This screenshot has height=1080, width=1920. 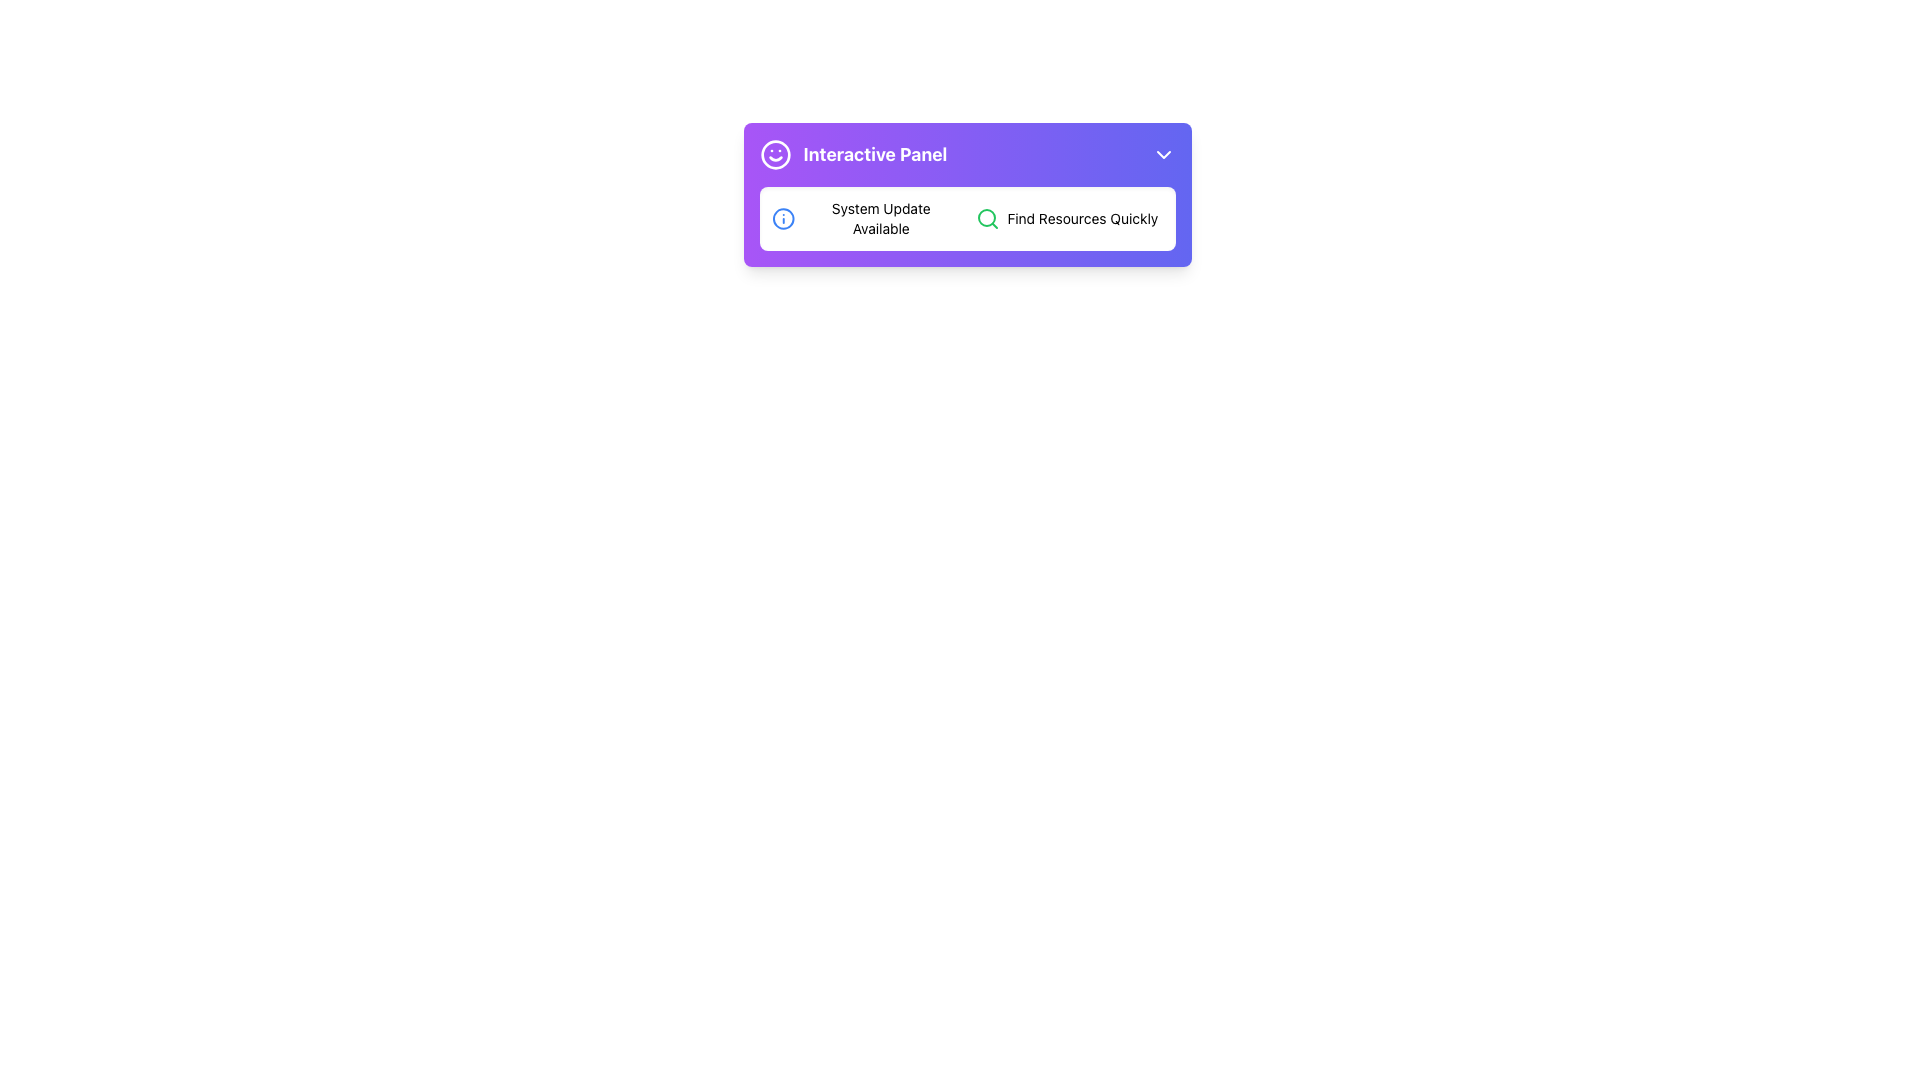 I want to click on the smiling icon on the 'Interactive Panel', so click(x=967, y=195).